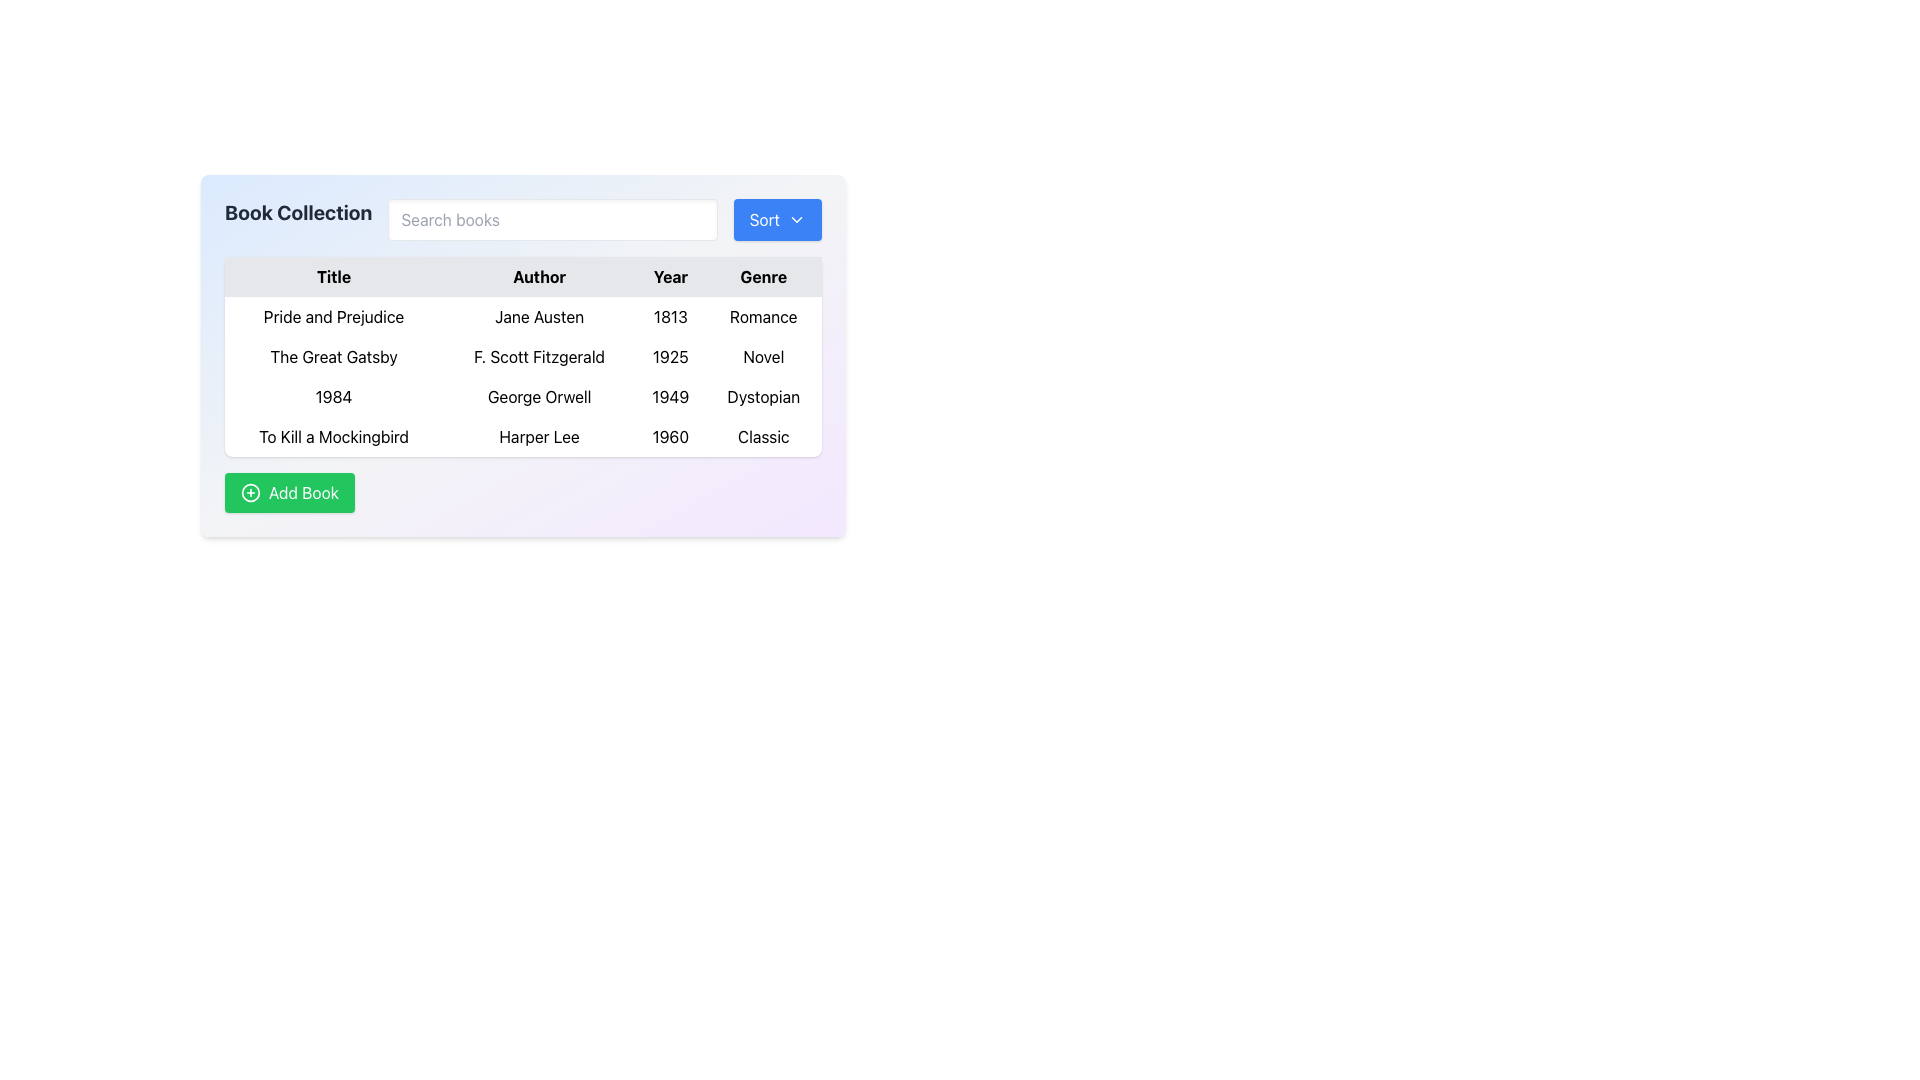 This screenshot has height=1080, width=1920. I want to click on the green circular icon with a plus sign inside, located within the 'Add Book' button, to initiate the add book action, so click(249, 493).